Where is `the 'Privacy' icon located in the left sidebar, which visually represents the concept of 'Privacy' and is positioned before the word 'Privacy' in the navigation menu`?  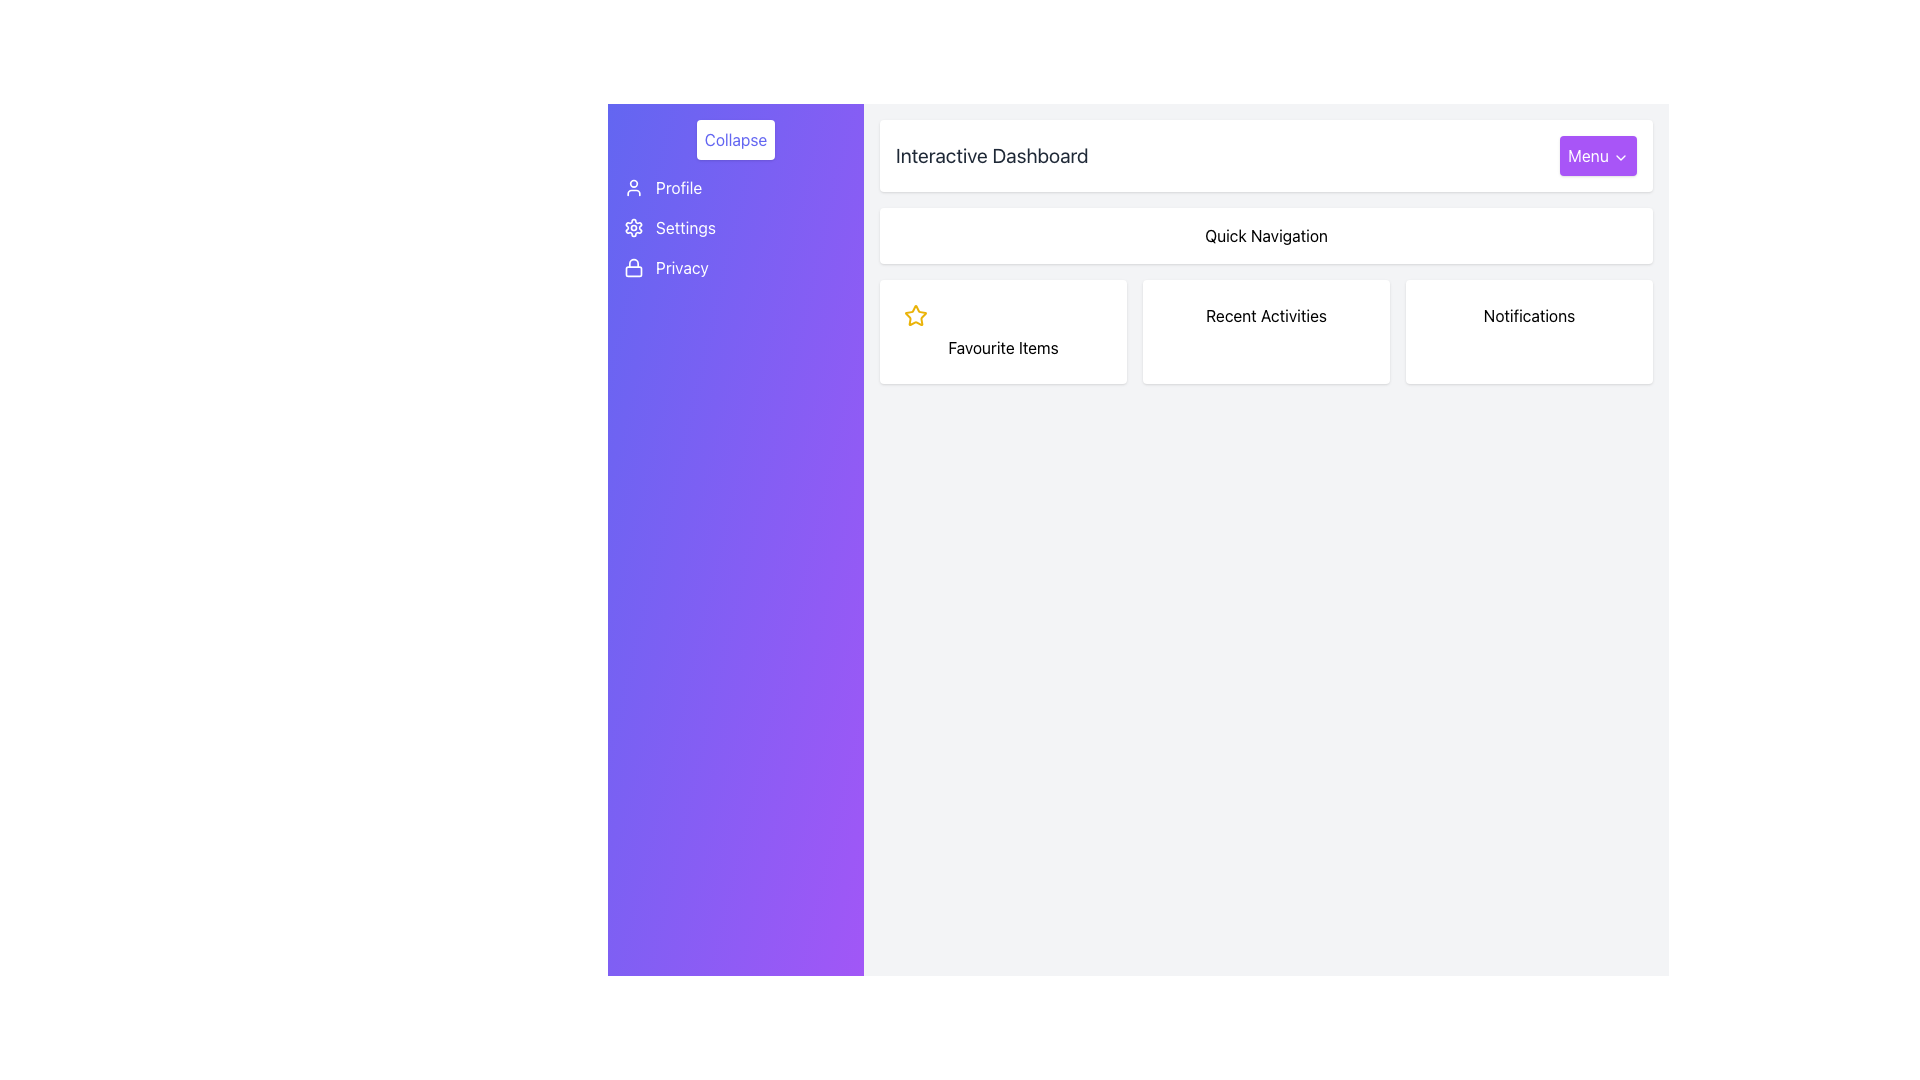
the 'Privacy' icon located in the left sidebar, which visually represents the concept of 'Privacy' and is positioned before the word 'Privacy' in the navigation menu is located at coordinates (632, 266).